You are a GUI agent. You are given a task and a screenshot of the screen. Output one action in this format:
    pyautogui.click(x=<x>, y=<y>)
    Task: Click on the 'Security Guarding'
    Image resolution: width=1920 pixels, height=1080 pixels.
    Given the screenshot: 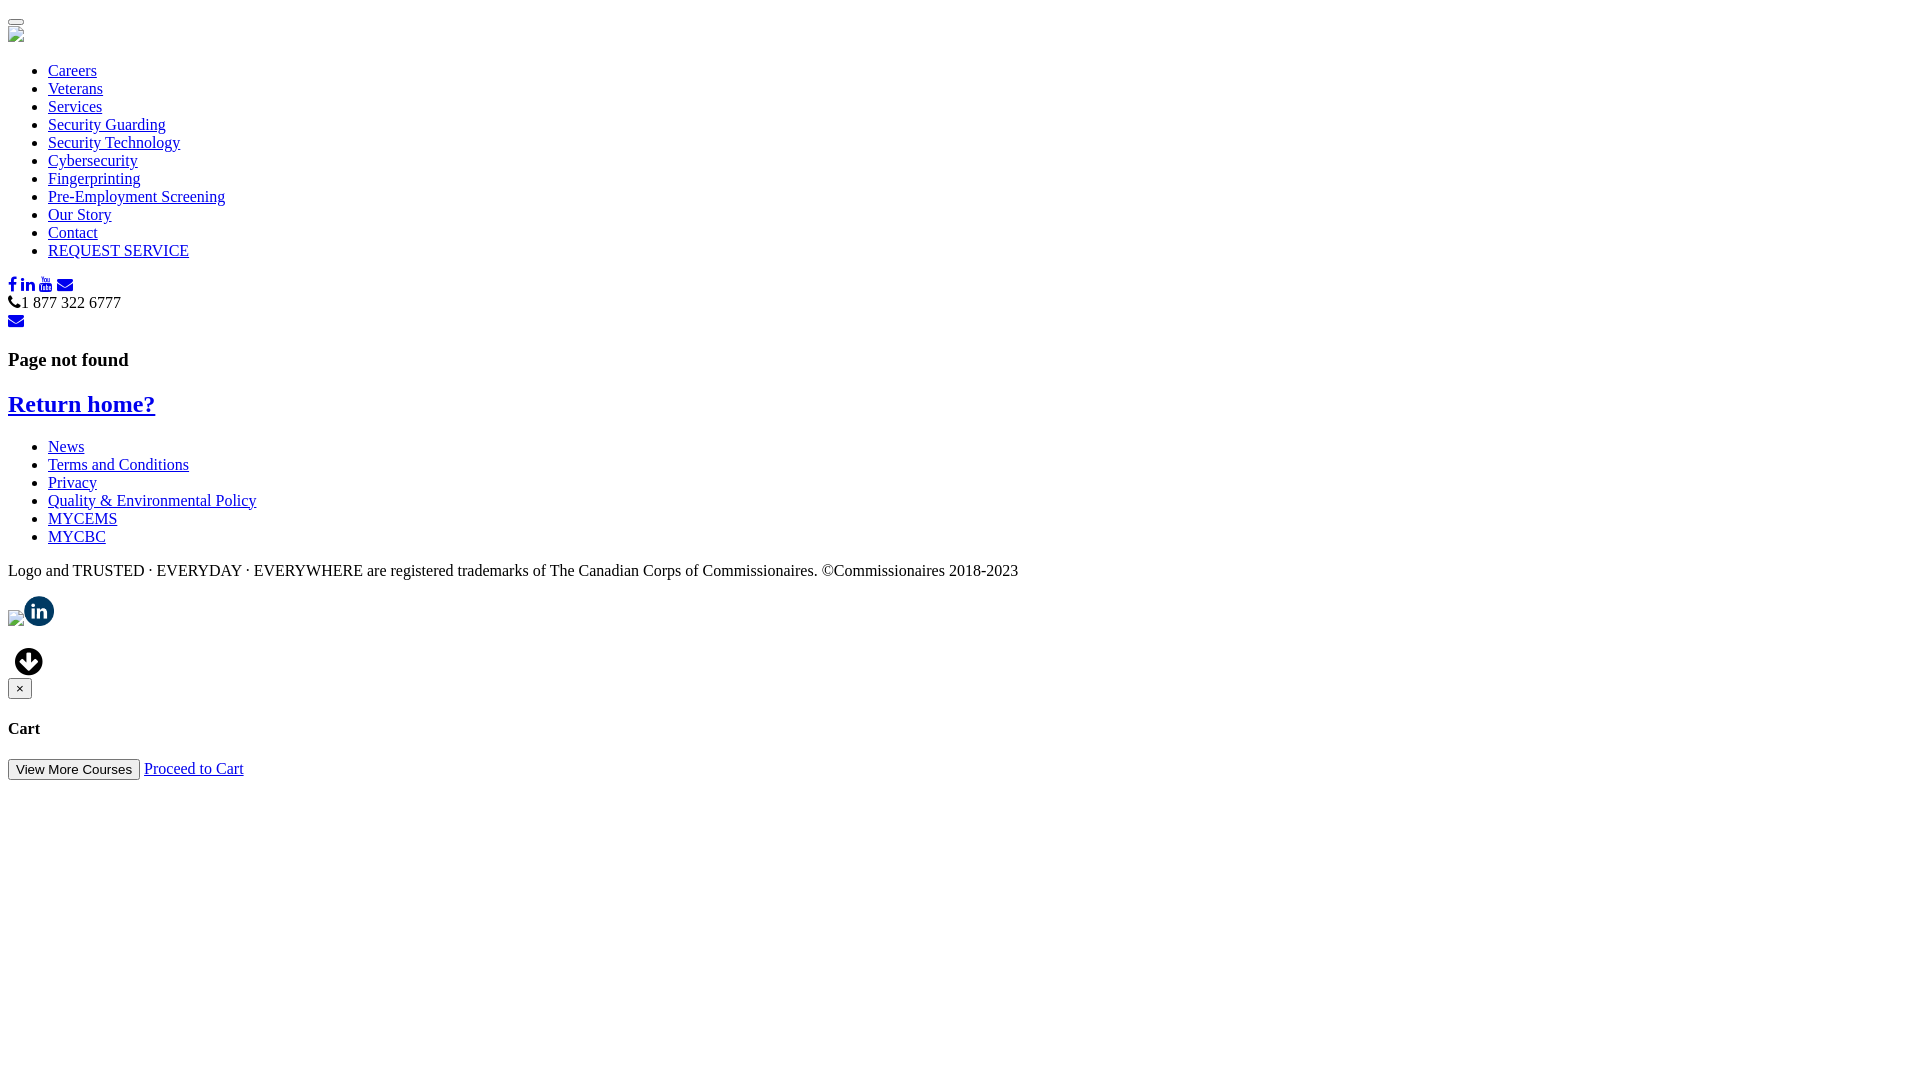 What is the action you would take?
    pyautogui.click(x=105, y=124)
    